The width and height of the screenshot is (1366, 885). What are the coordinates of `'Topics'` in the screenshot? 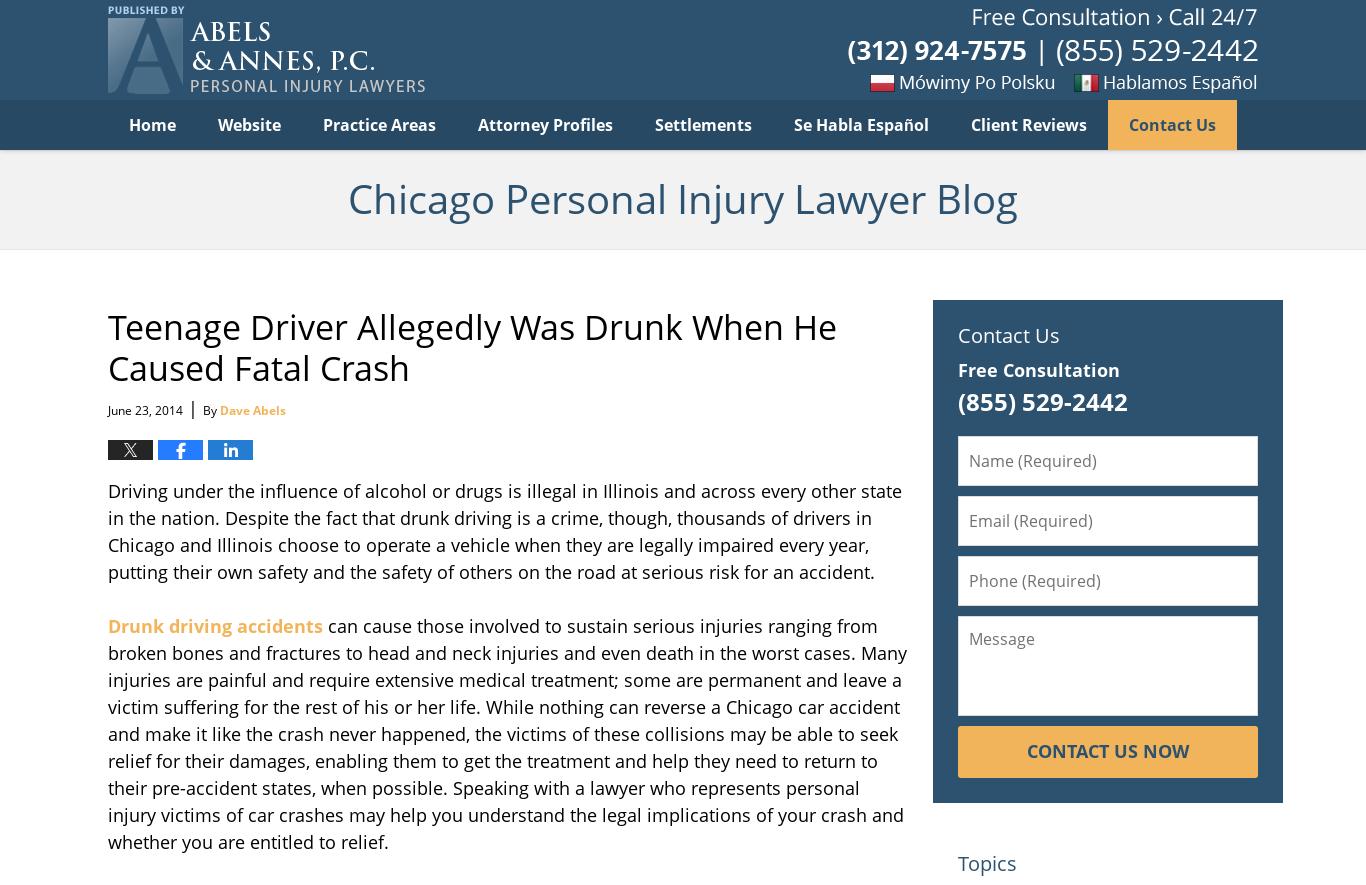 It's located at (987, 861).